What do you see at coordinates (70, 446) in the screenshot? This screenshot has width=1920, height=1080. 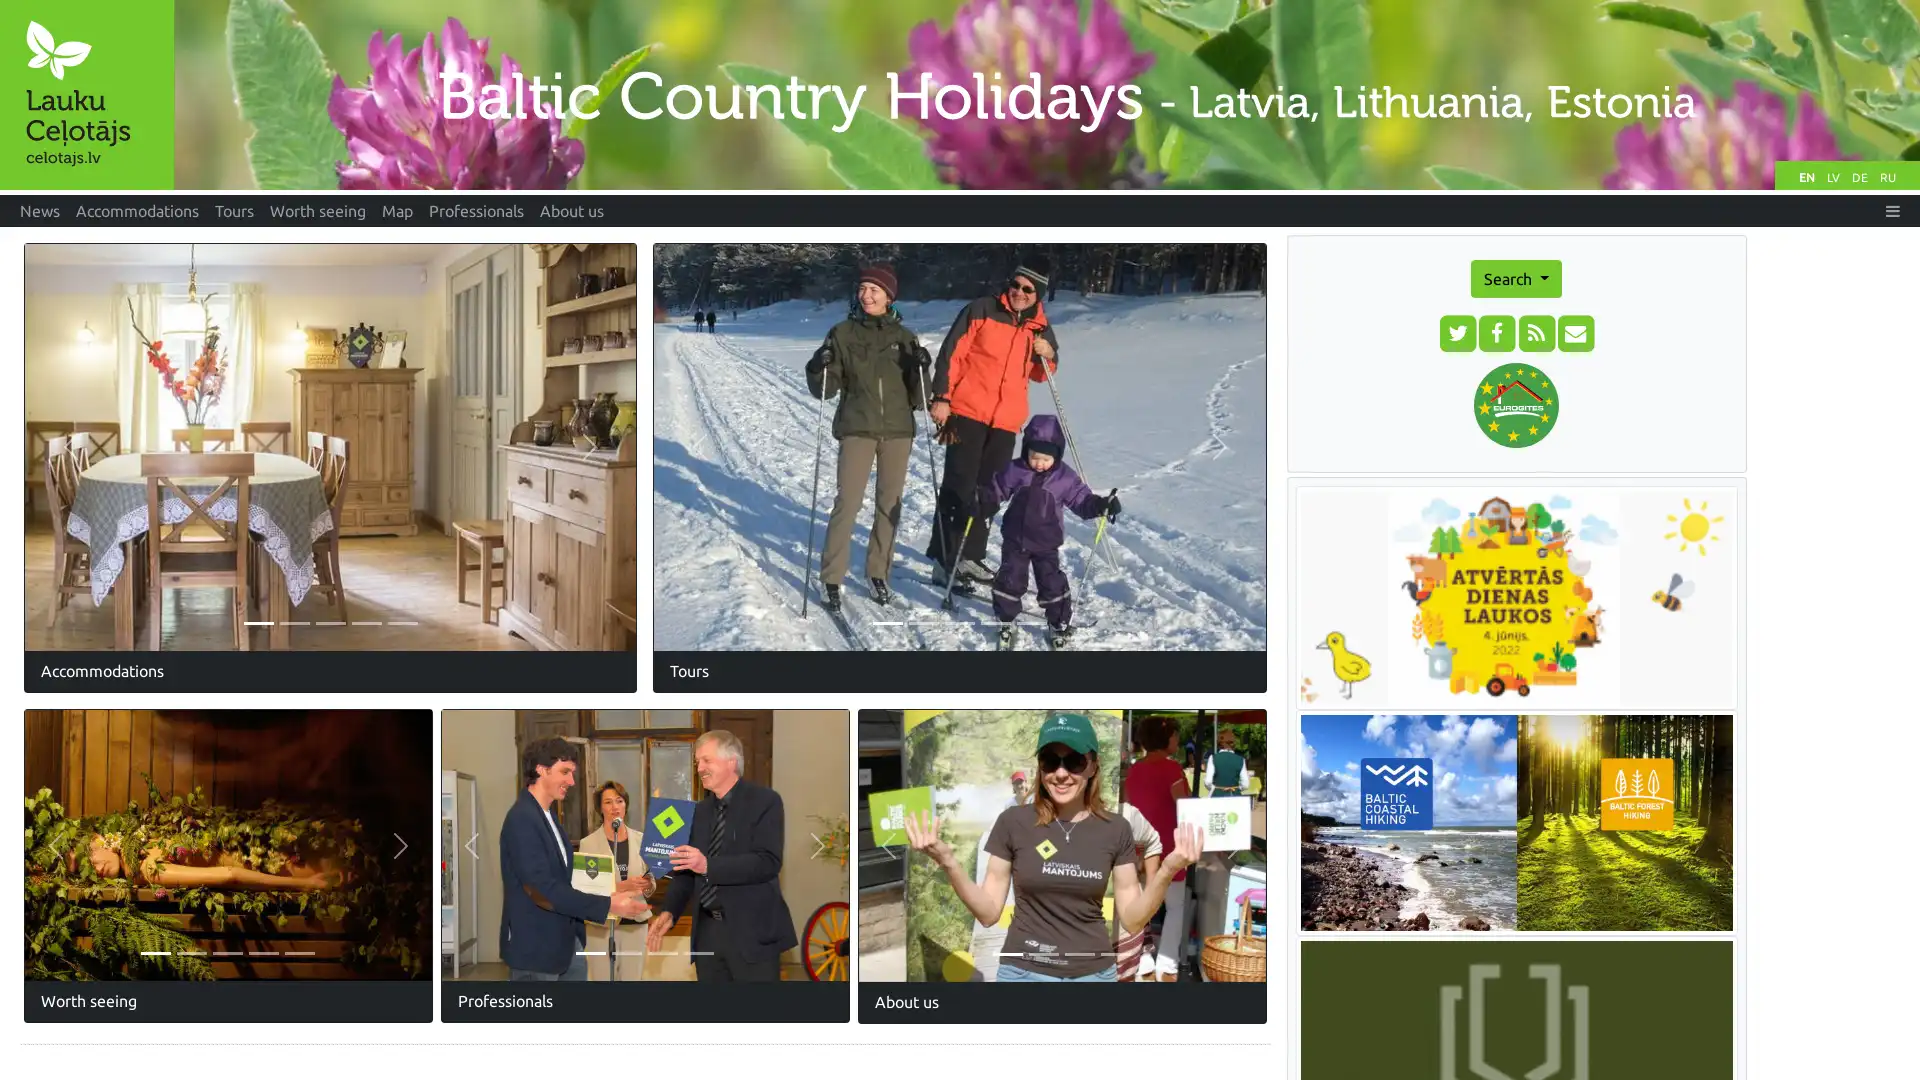 I see `Previous` at bounding box center [70, 446].